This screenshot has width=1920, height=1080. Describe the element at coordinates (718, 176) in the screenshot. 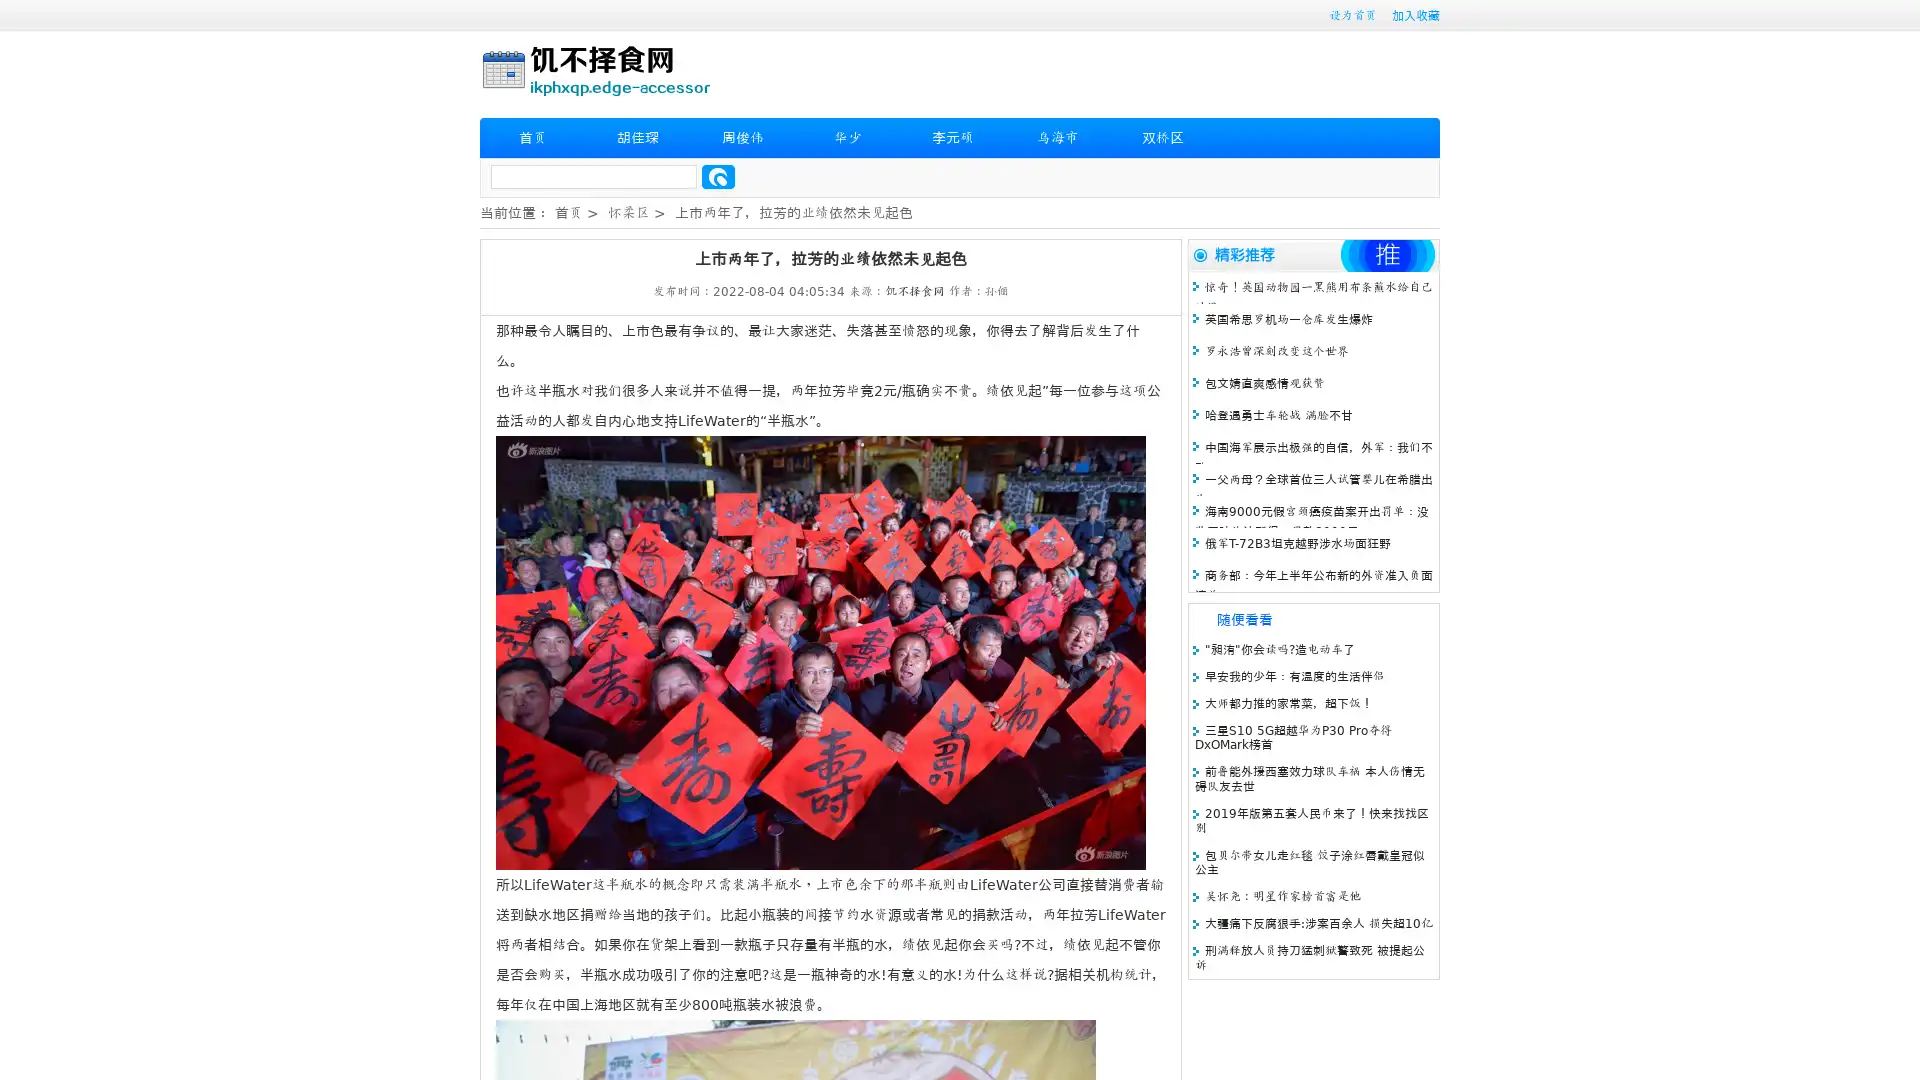

I see `Search` at that location.